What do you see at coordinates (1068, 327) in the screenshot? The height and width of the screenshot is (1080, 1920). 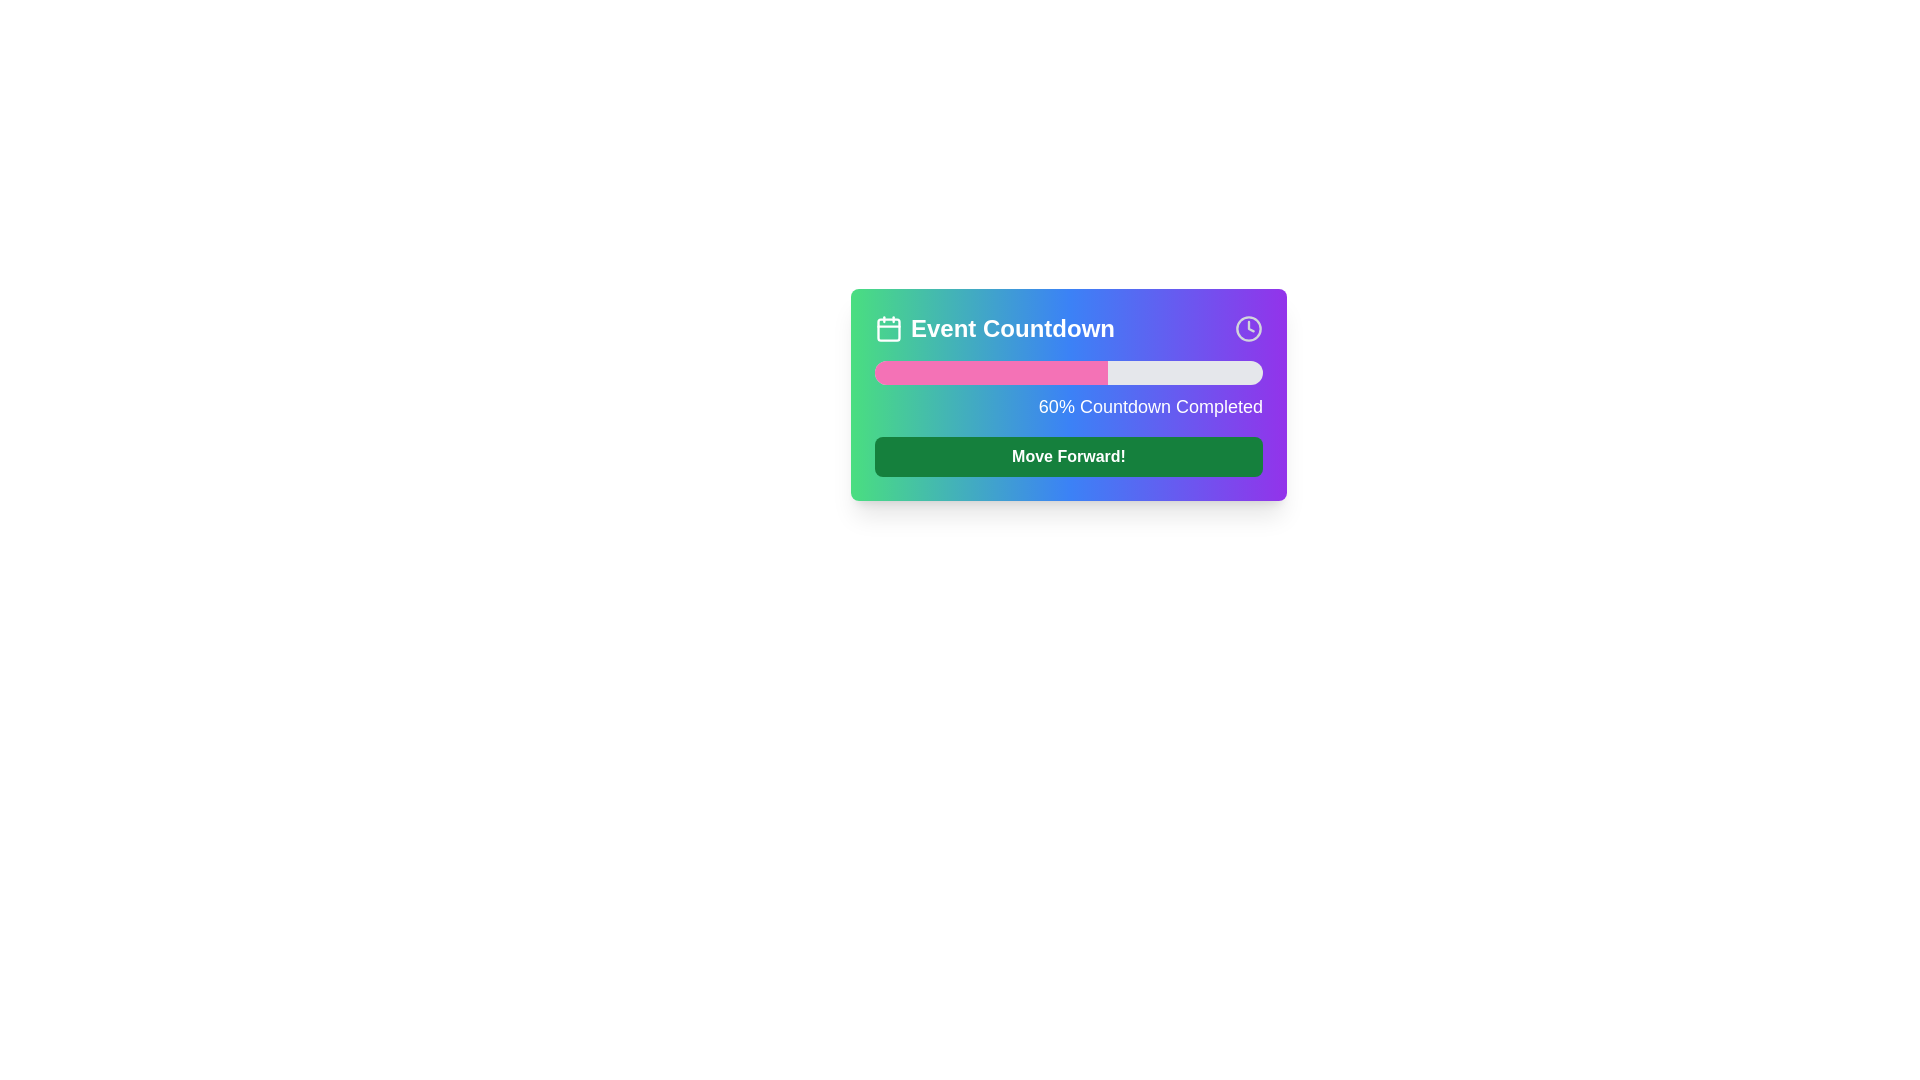 I see `the 'Event Countdown' text in the Section Header with Icons to interact with the adjacent calendar and clock icons` at bounding box center [1068, 327].